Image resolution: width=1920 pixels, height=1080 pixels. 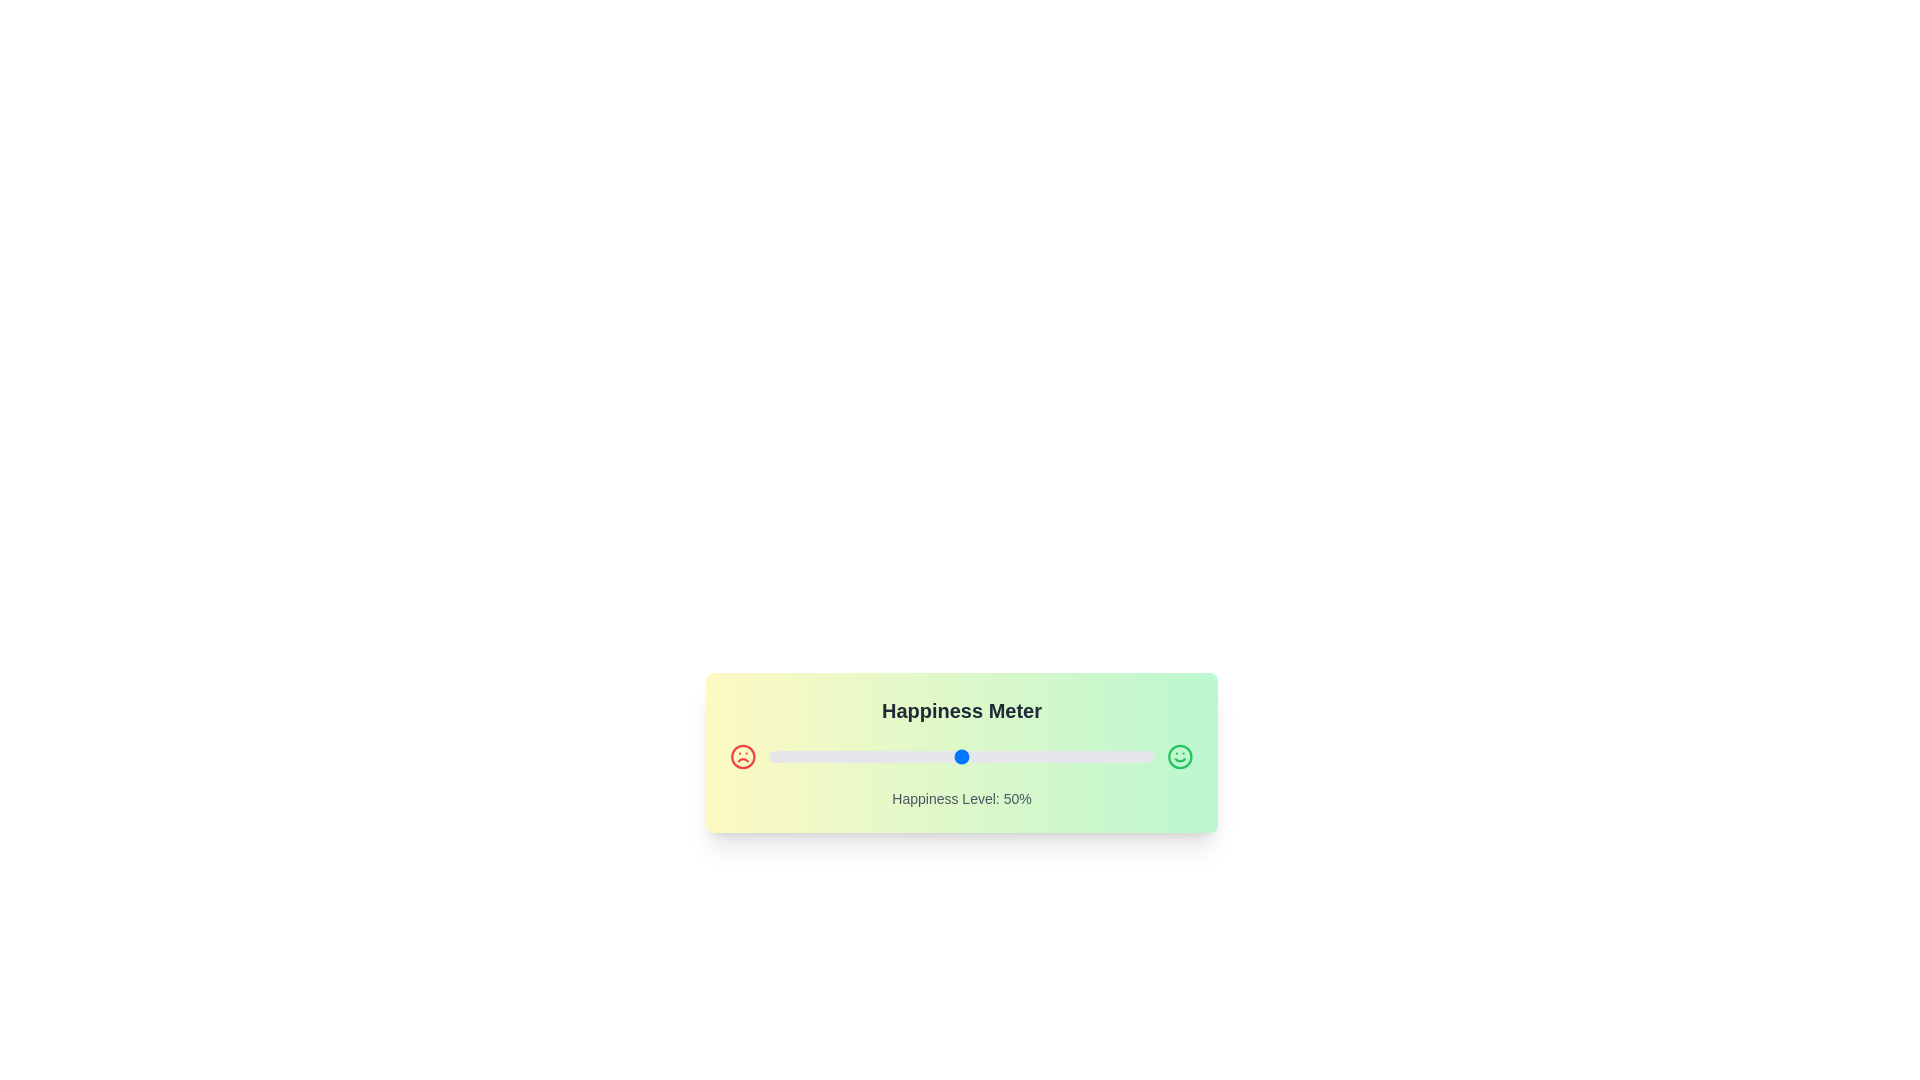 What do you see at coordinates (1039, 756) in the screenshot?
I see `the slider to set the happiness level to 70%` at bounding box center [1039, 756].